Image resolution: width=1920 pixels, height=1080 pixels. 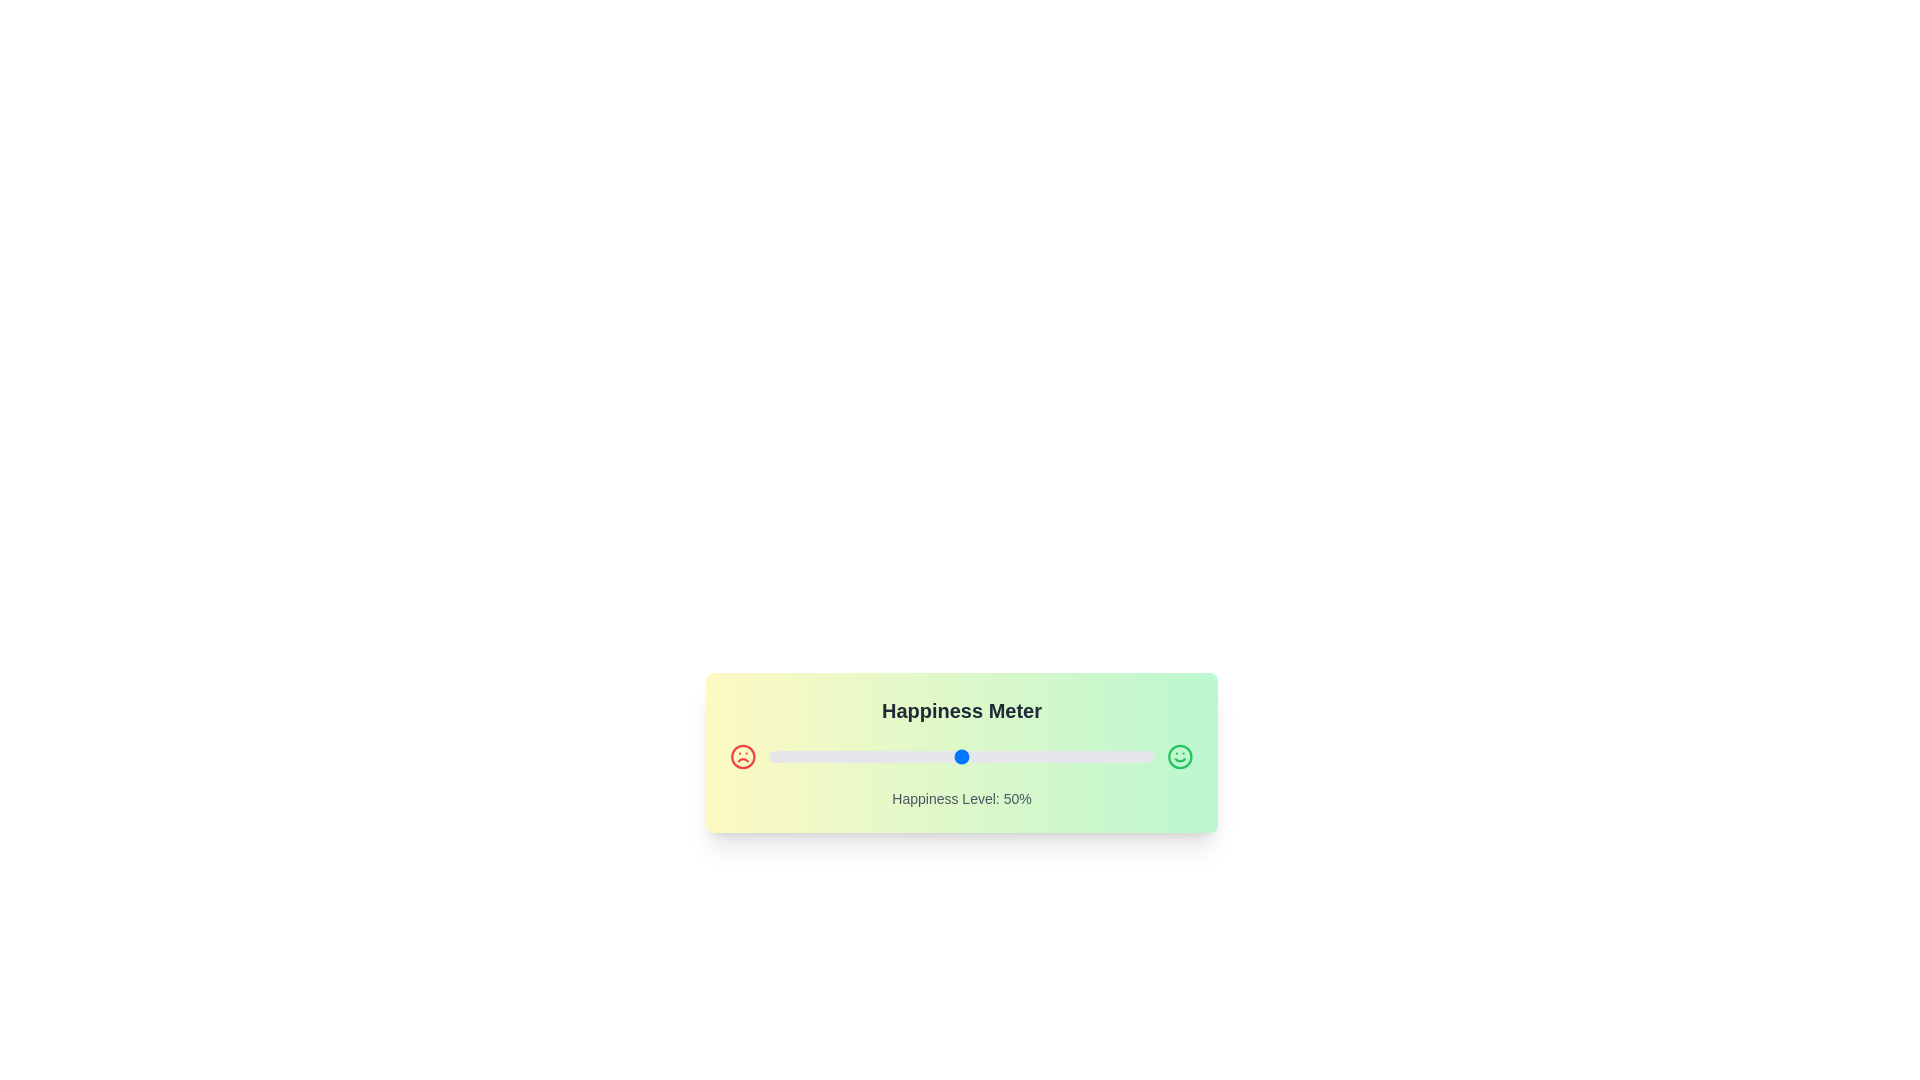 What do you see at coordinates (1039, 756) in the screenshot?
I see `the slider to set the happiness level to 70%` at bounding box center [1039, 756].